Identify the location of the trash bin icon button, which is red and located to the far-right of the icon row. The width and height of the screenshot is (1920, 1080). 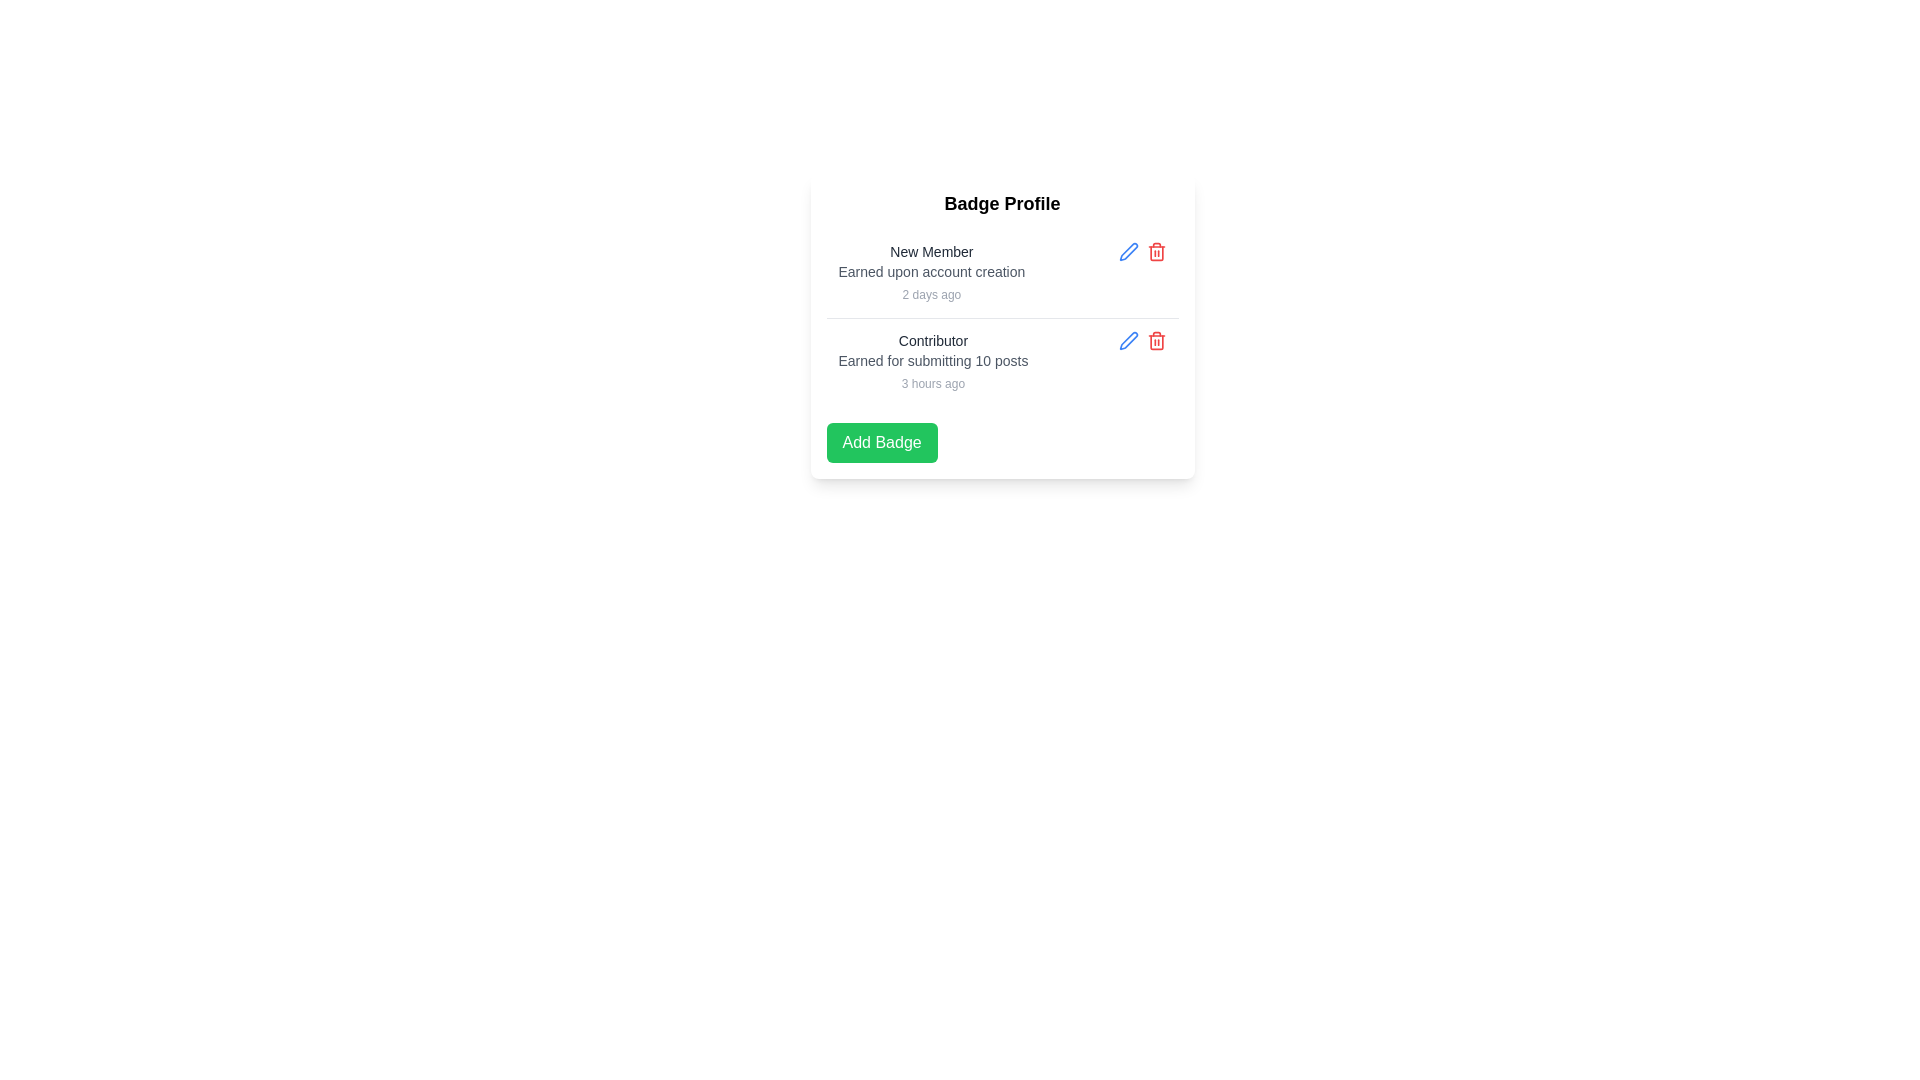
(1156, 250).